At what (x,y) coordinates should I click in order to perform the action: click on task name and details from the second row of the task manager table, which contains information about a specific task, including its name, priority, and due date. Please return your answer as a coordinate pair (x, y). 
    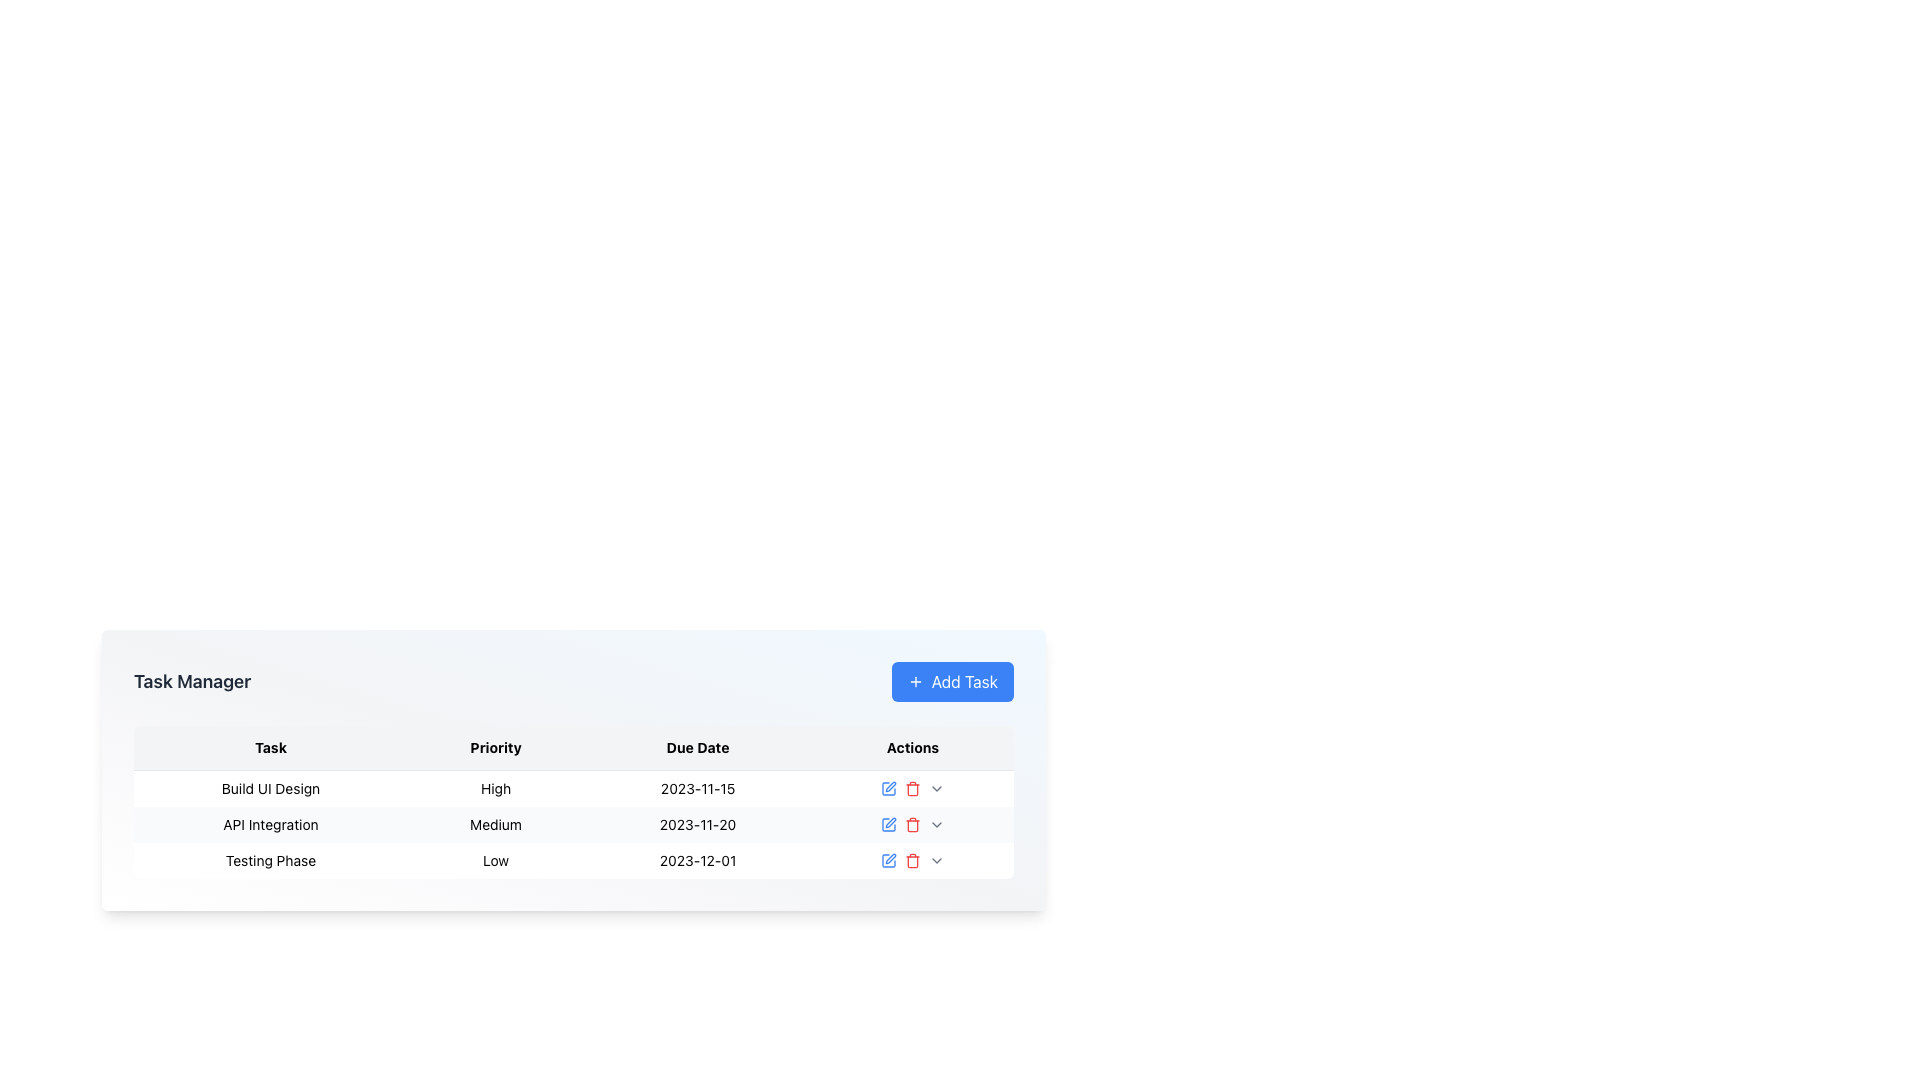
    Looking at the image, I should click on (573, 824).